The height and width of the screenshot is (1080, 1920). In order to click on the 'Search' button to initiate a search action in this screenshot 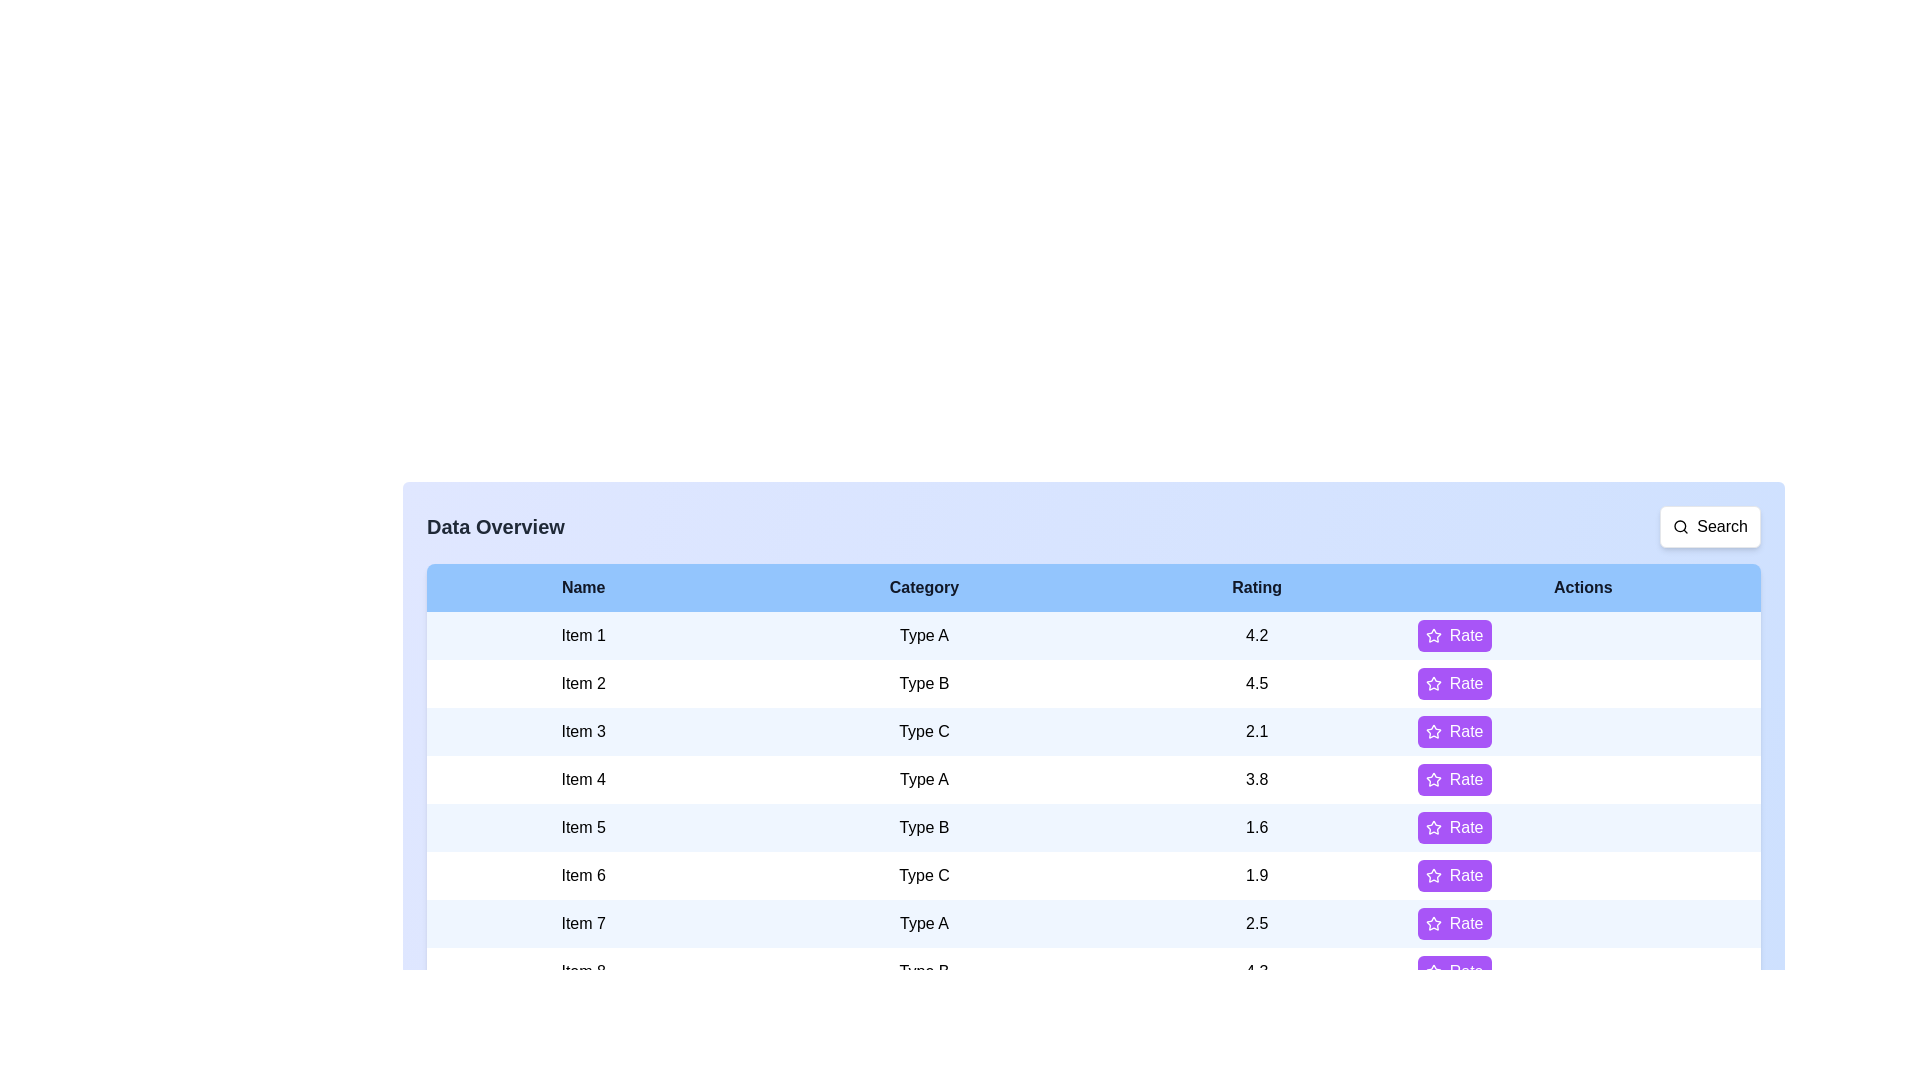, I will do `click(1708, 526)`.